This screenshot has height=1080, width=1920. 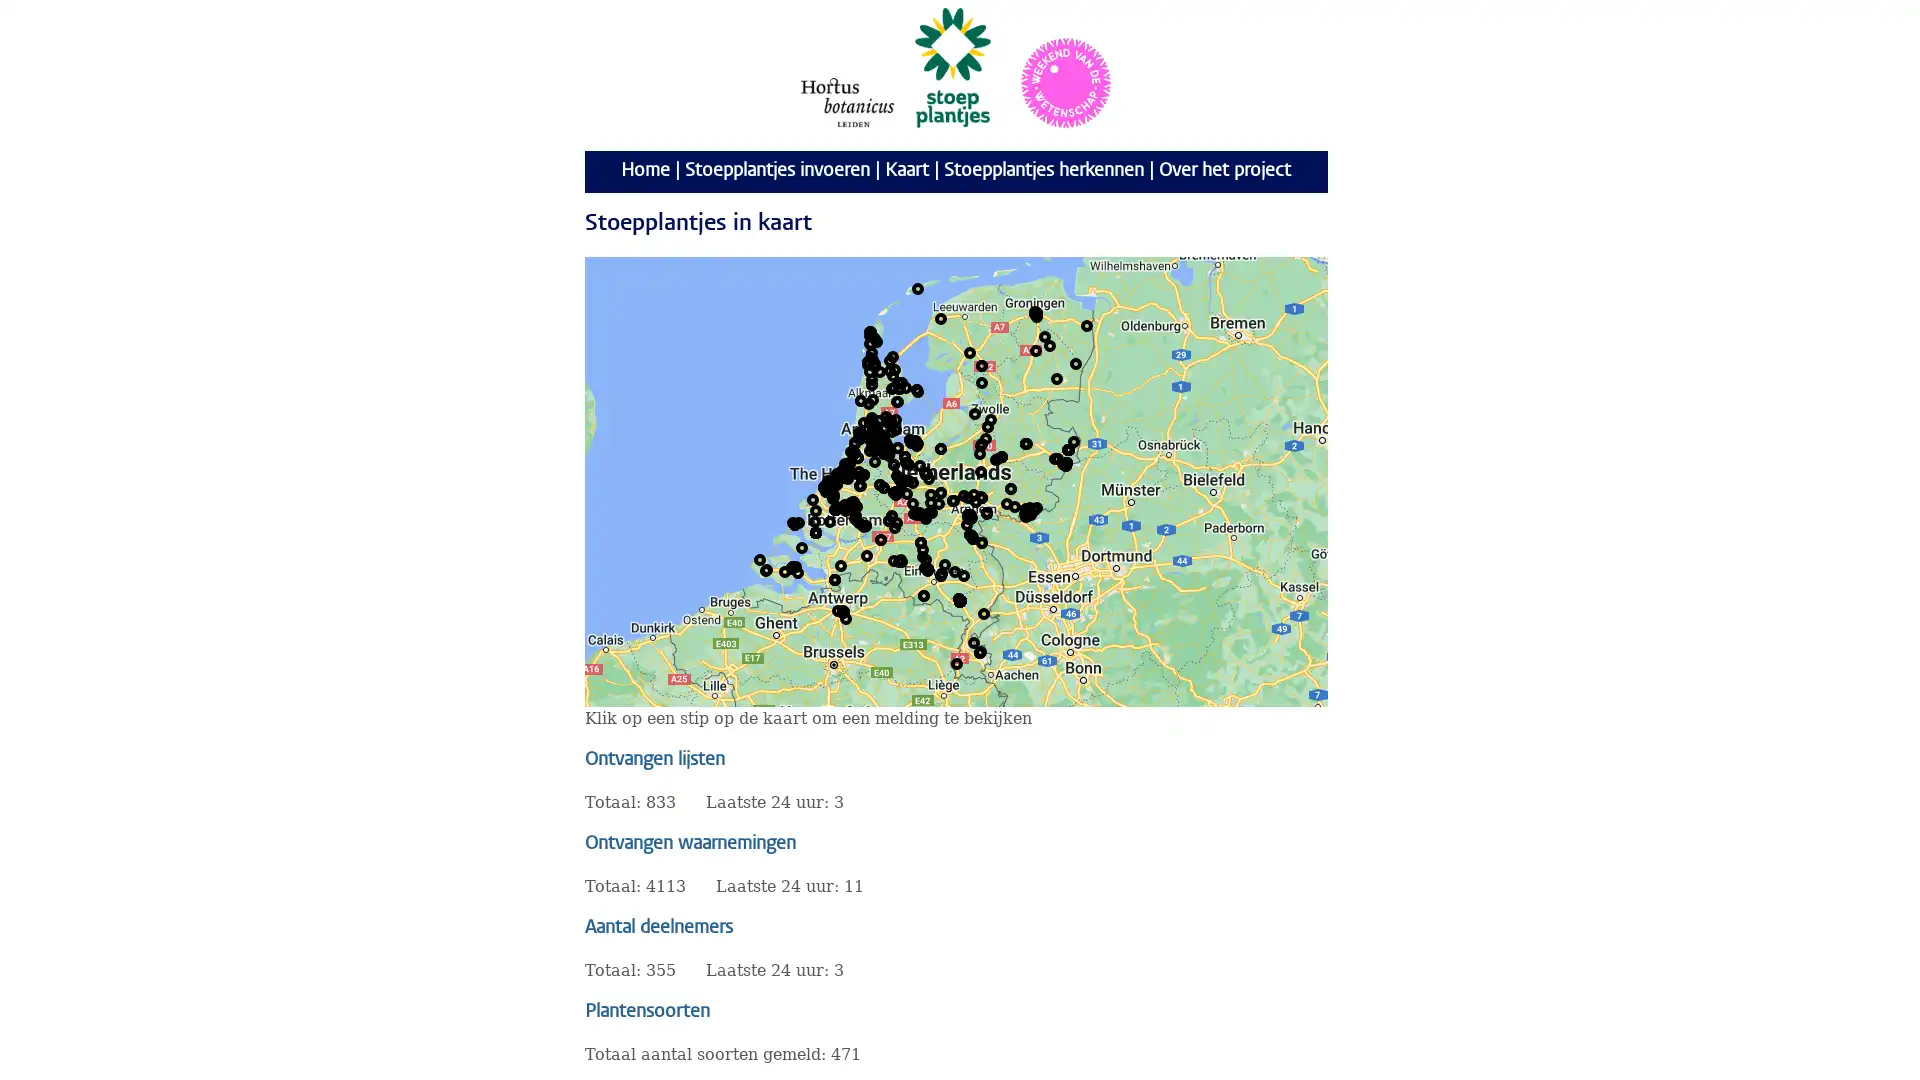 What do you see at coordinates (896, 401) in the screenshot?
I see `Telling van hester bastian op 06 februari 2022` at bounding box center [896, 401].